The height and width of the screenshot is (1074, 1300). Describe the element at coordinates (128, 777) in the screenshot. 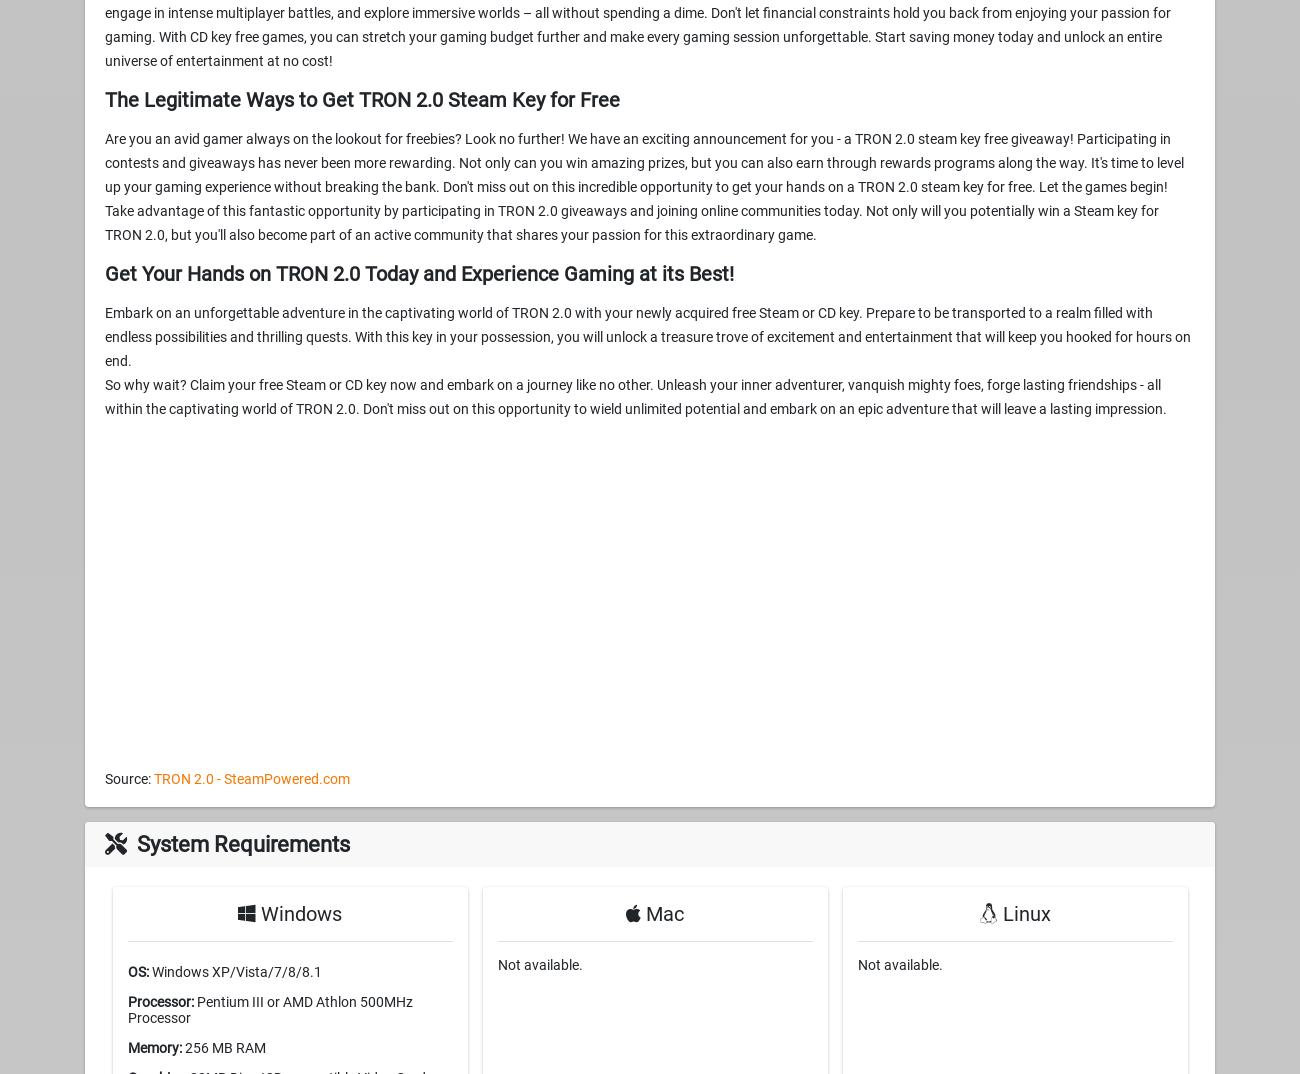

I see `'Source:'` at that location.